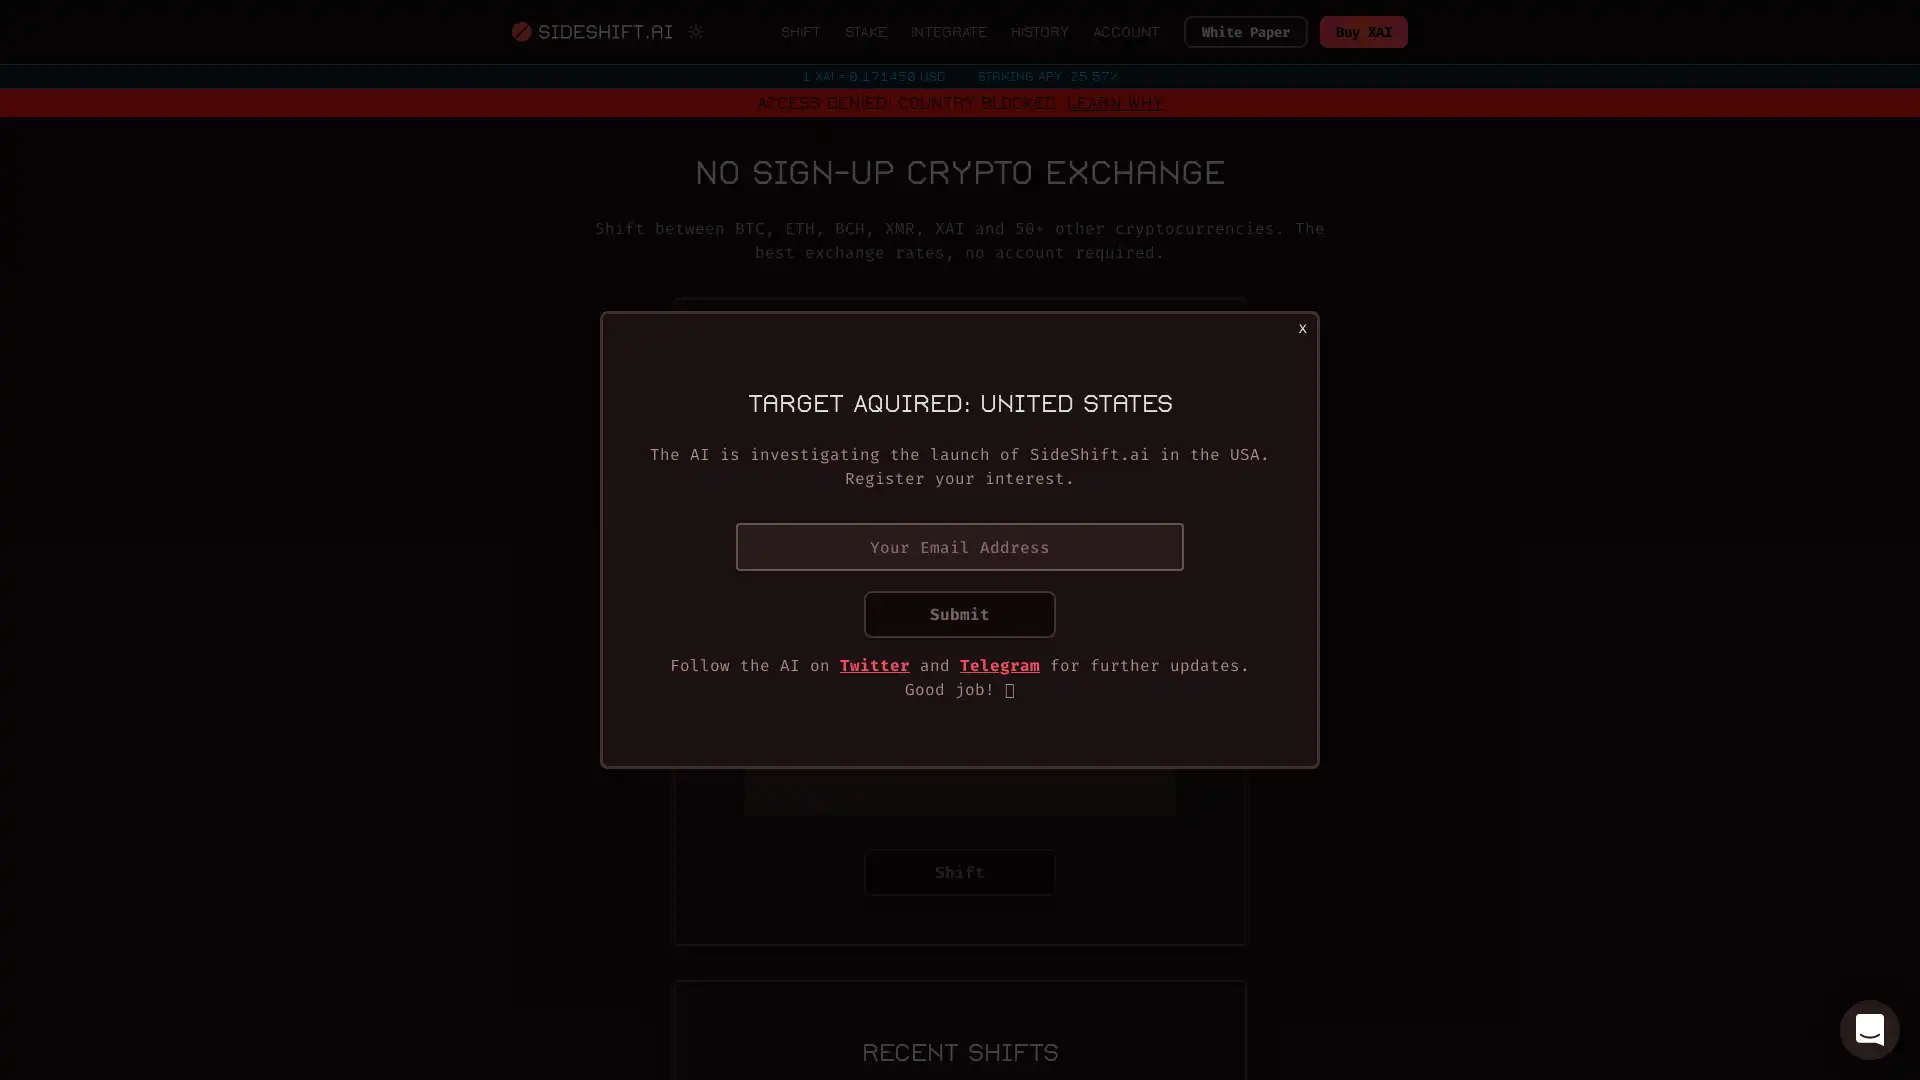 The height and width of the screenshot is (1080, 1920). Describe the element at coordinates (880, 367) in the screenshot. I see `Switch to variable rate` at that location.